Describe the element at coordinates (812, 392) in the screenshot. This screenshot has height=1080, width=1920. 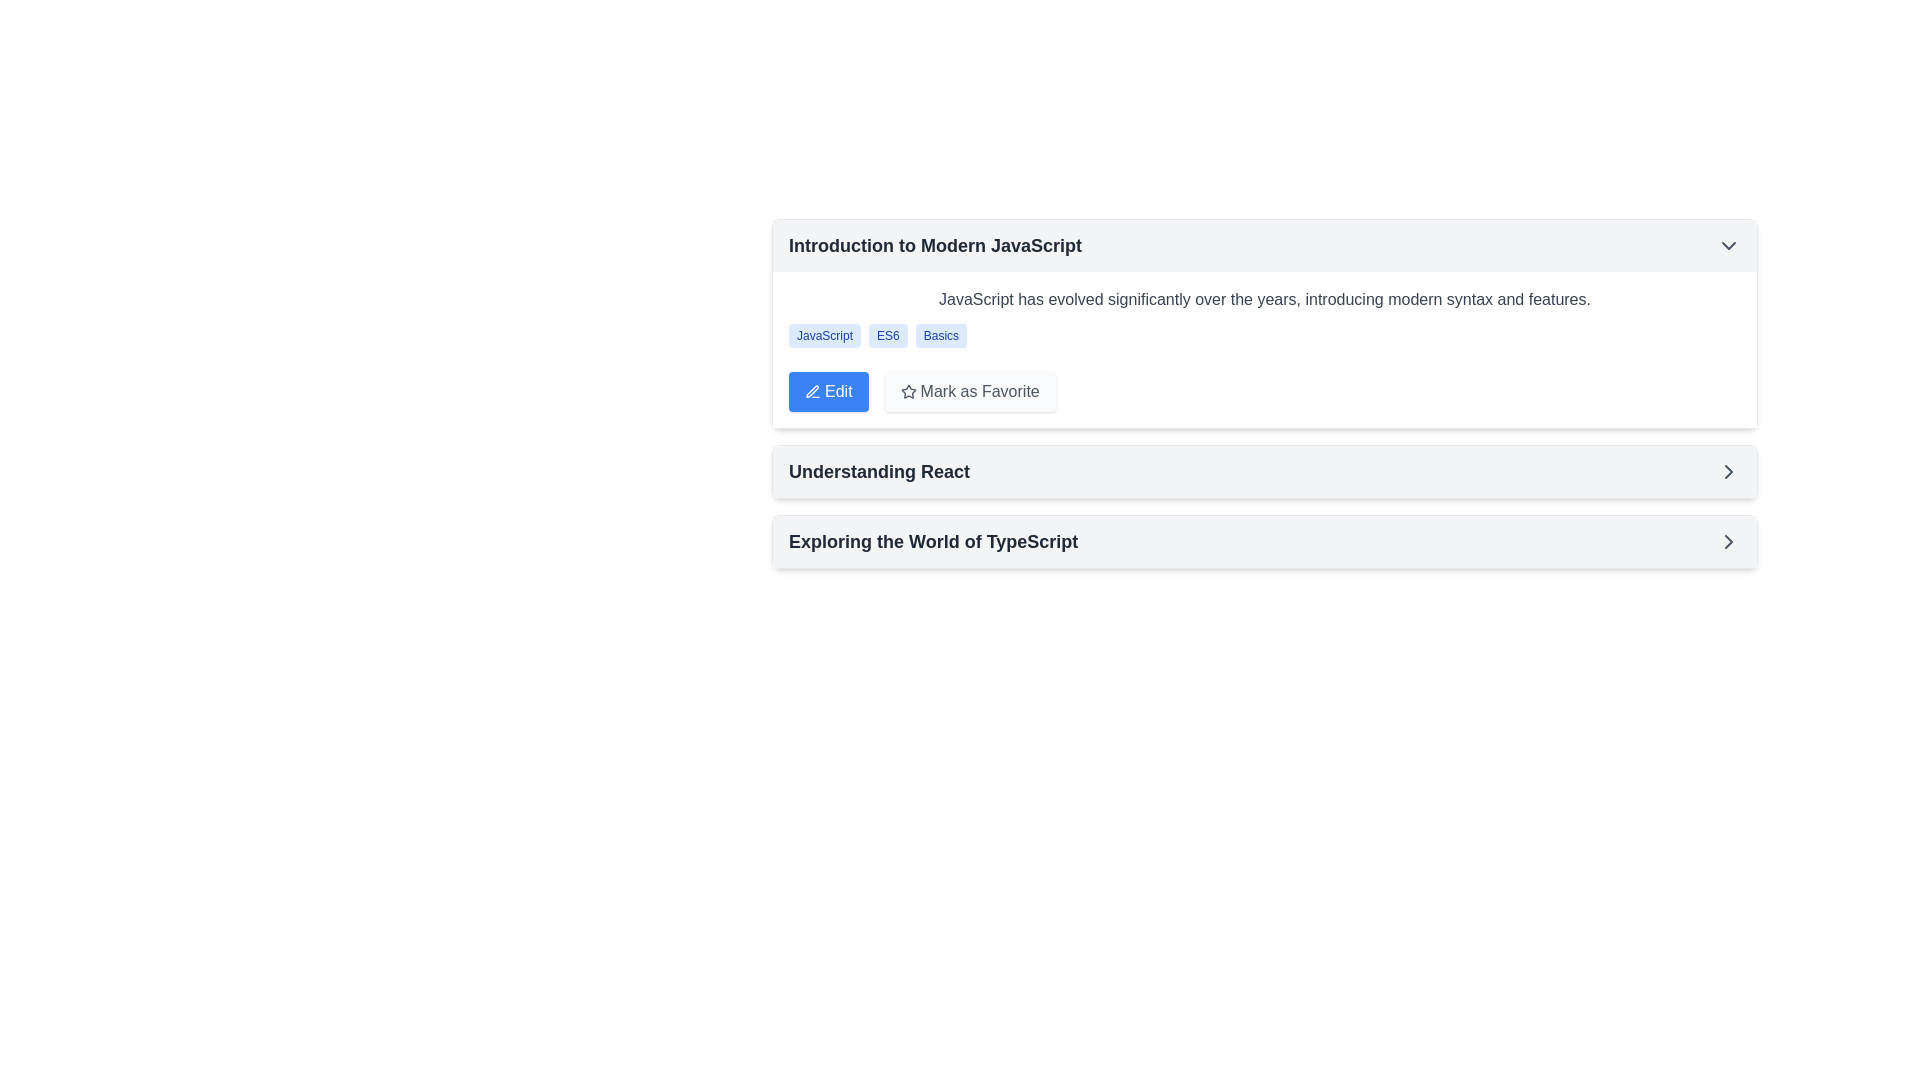
I see `the pen icon representing the editing functionality, which is part of the 'Edit' button located at the top-left section of the visible list` at that location.